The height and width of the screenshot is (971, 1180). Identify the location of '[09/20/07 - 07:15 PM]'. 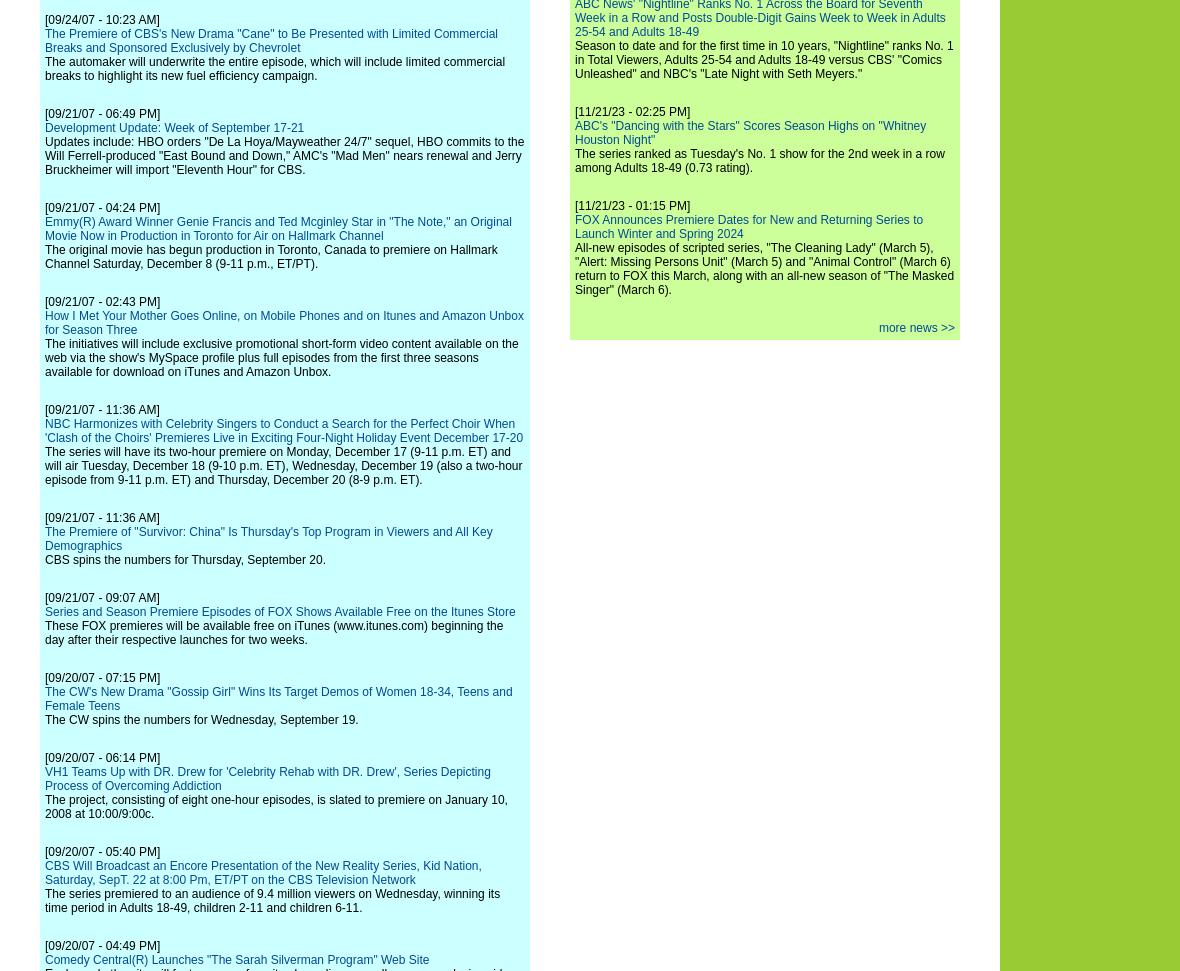
(101, 677).